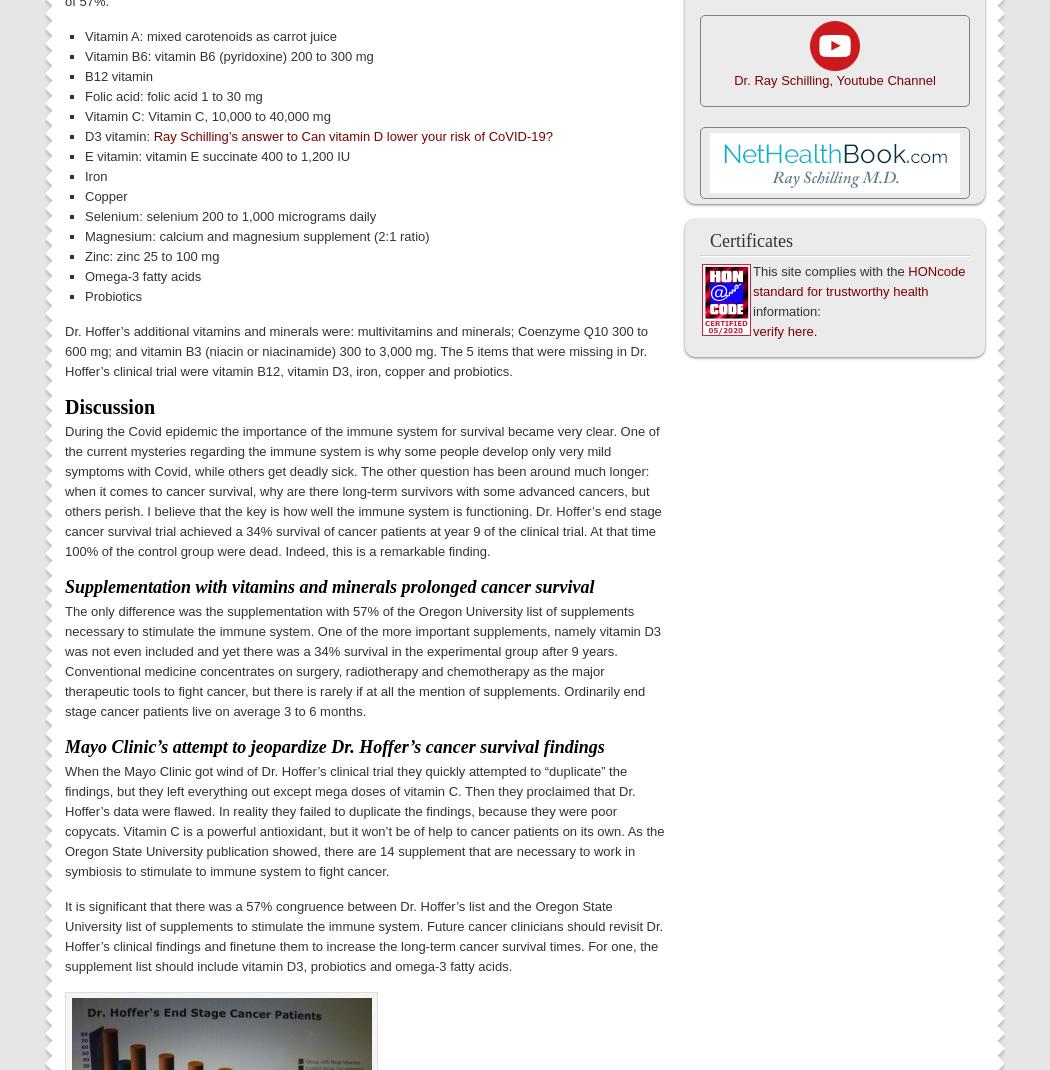  What do you see at coordinates (63, 490) in the screenshot?
I see `'During the Covid epidemic the importance of the immune system for survival became very clear. One of the current mysteries regarding the immune system is why some people develop only very mild symptoms with Covid, while others get deadly sick. The other question has been around much longer: when it comes to cancer survival, why are there long-term survivors with some advanced cancers, but others perish. I believe that the key is how well the immune system is functioning. Dr. Hoffer’s end stage cancer survival trial achieved a 34% survival of cancer patients at year 9 of the clinical trial. At that time 100% of the control group were dead. Indeed, this is a remarkable finding.'` at bounding box center [63, 490].